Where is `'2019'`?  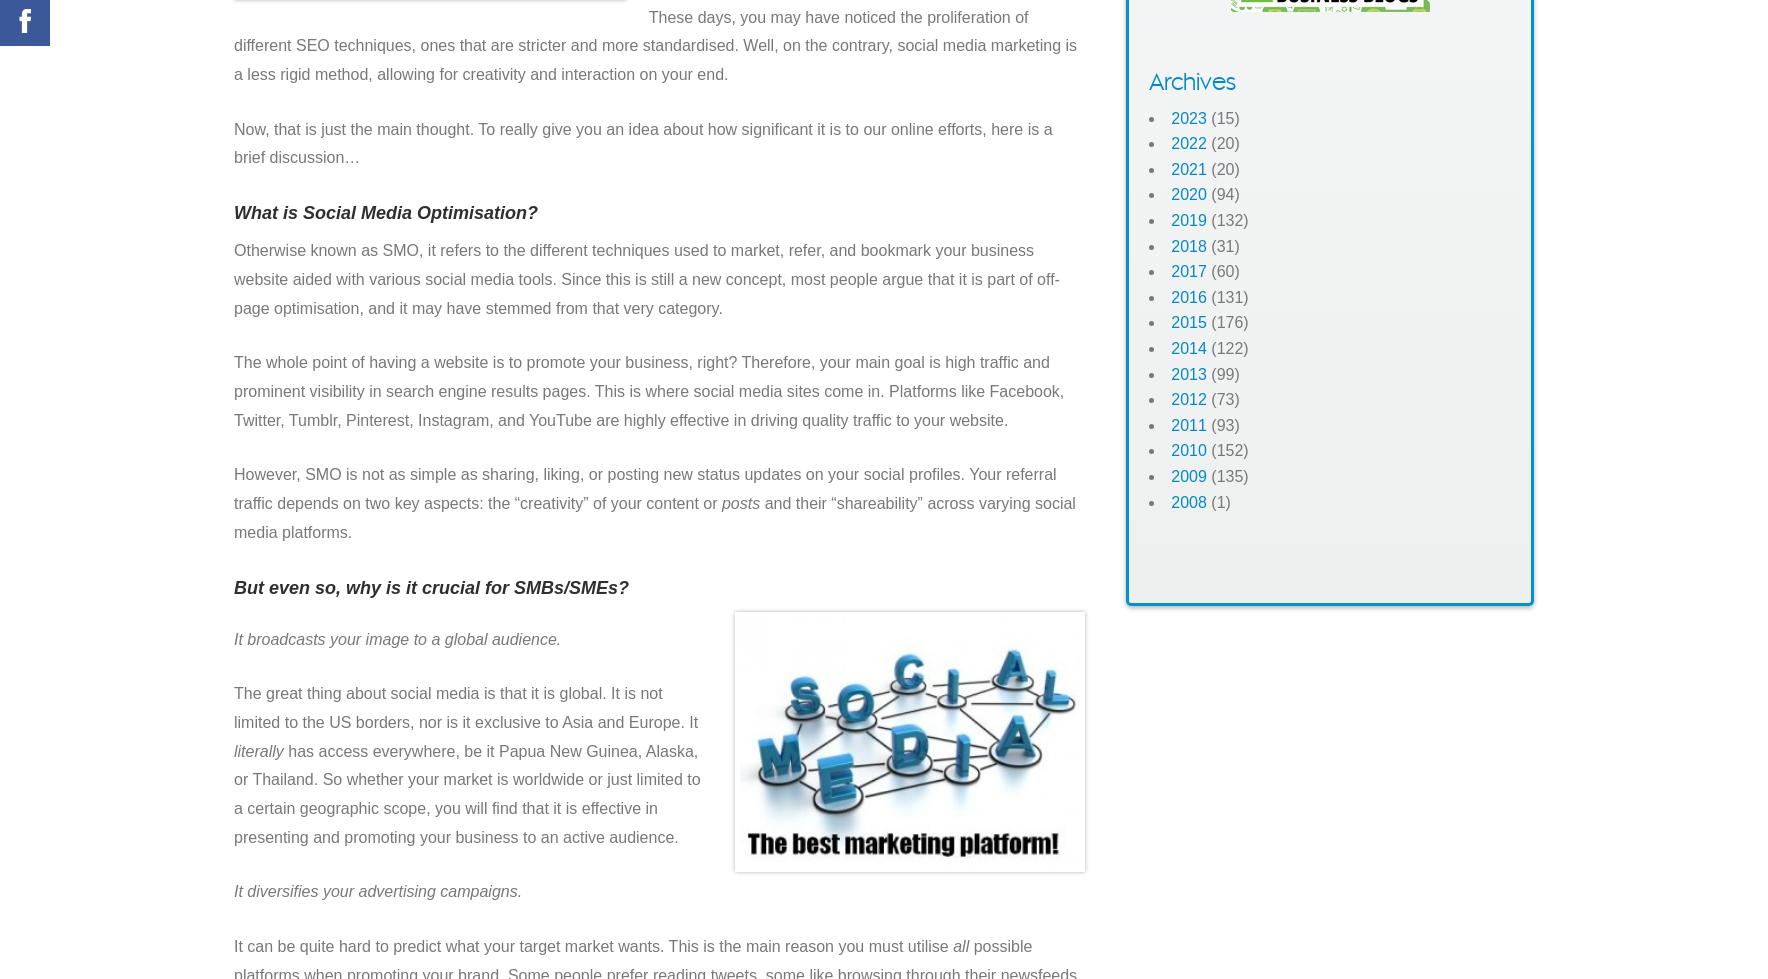
'2019' is located at coordinates (1188, 220).